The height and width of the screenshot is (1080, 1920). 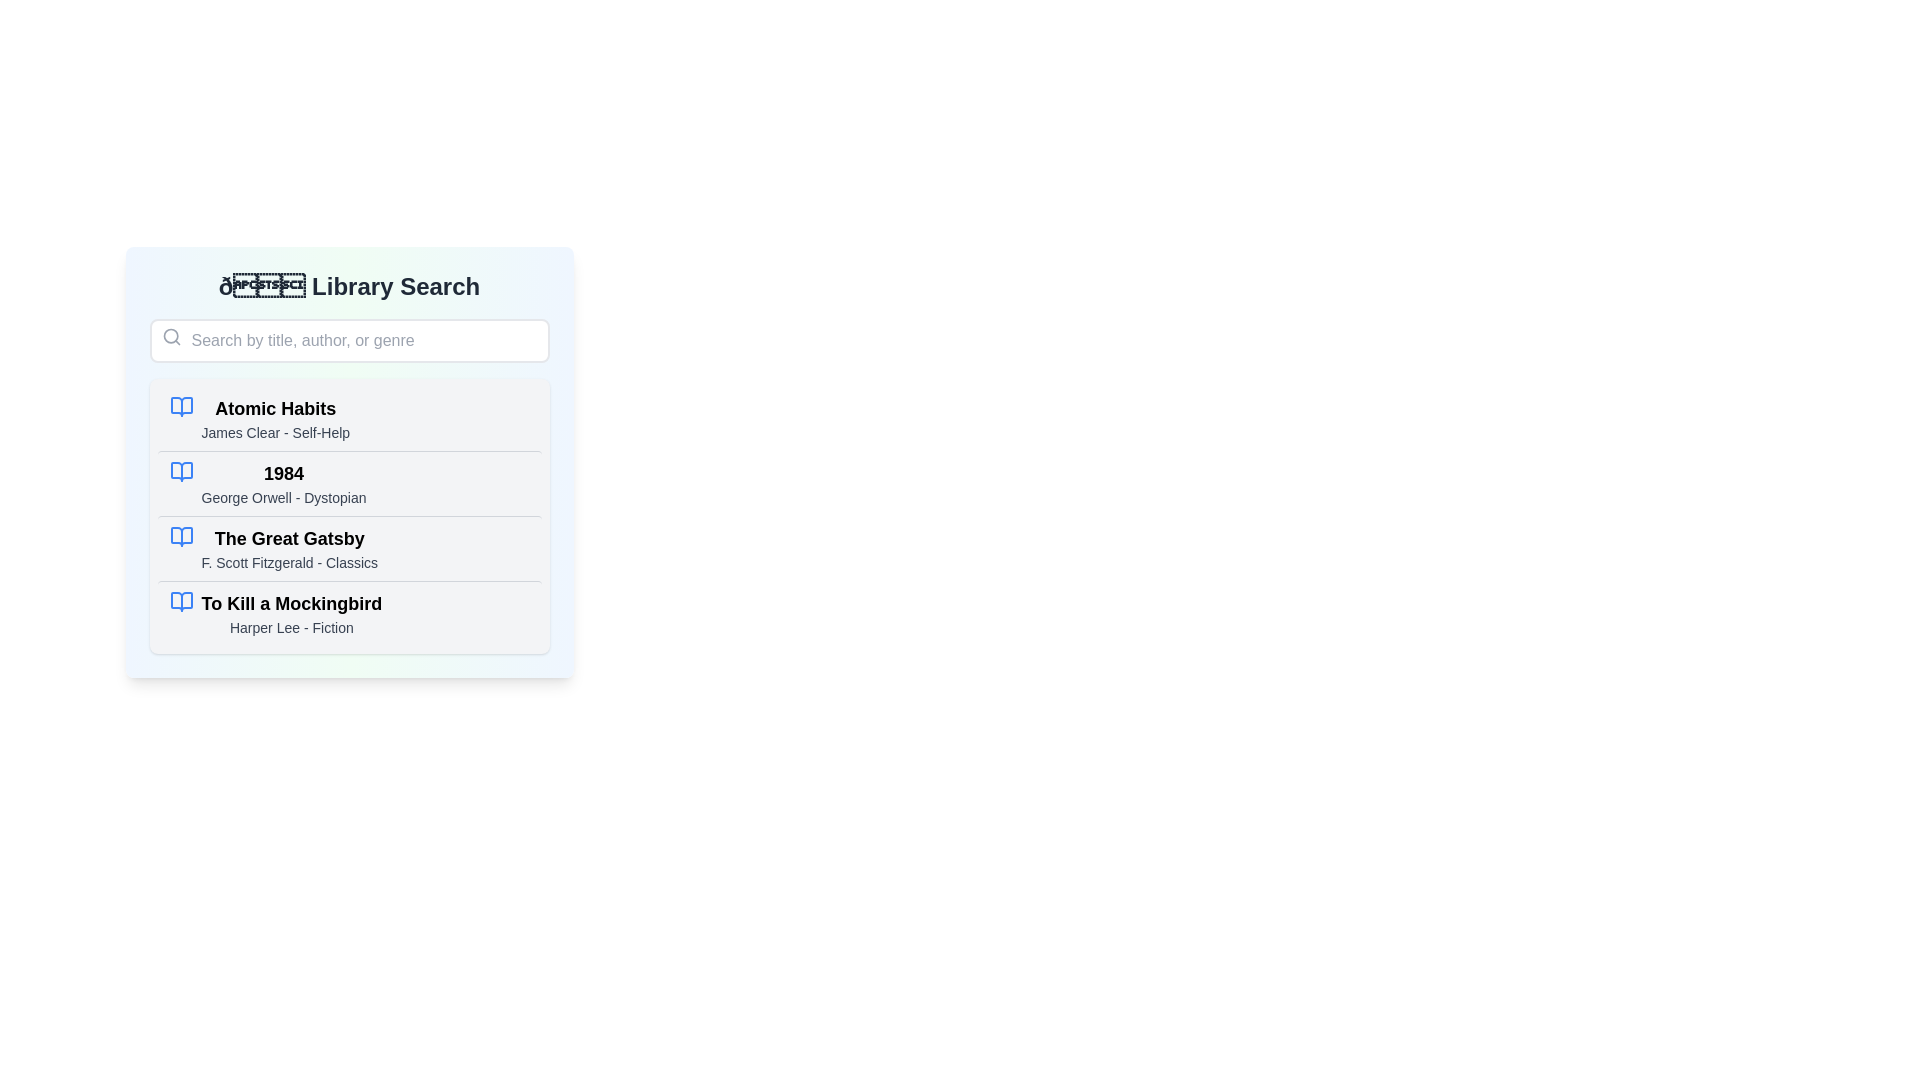 I want to click on the third list item displaying 'The Great Gatsby' by F. Scott Fitzgerald, so click(x=288, y=548).